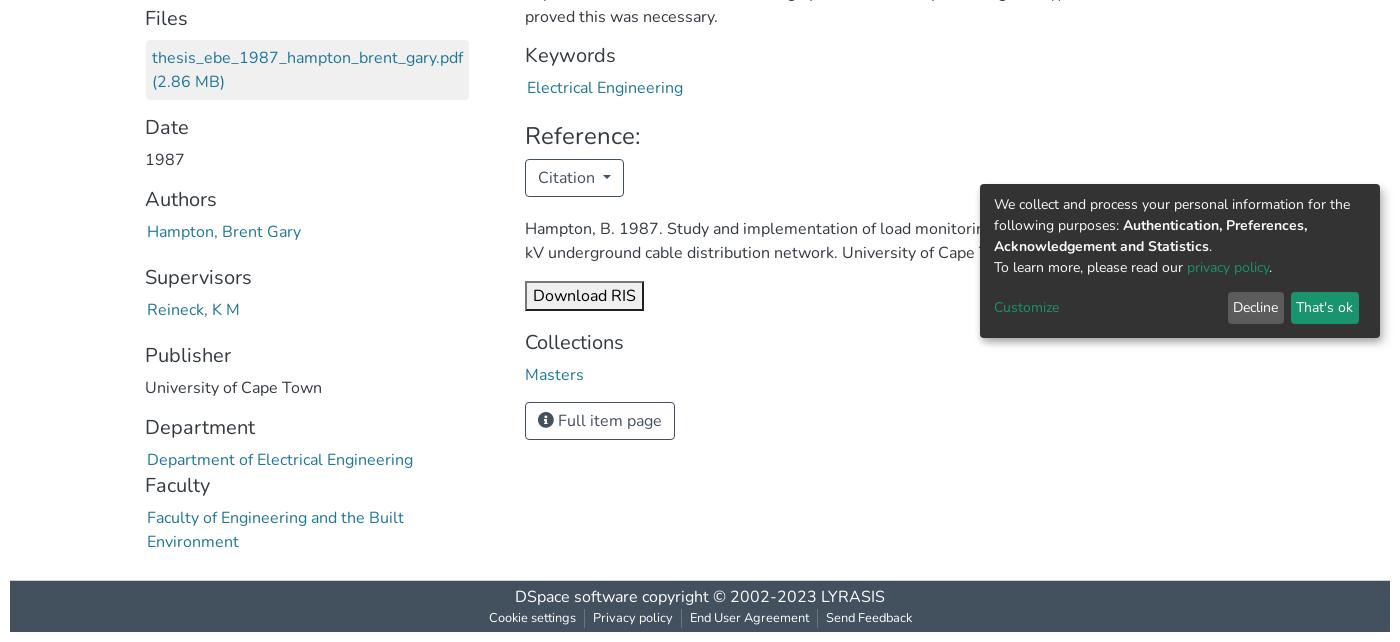  I want to click on 'Files', so click(145, 17).